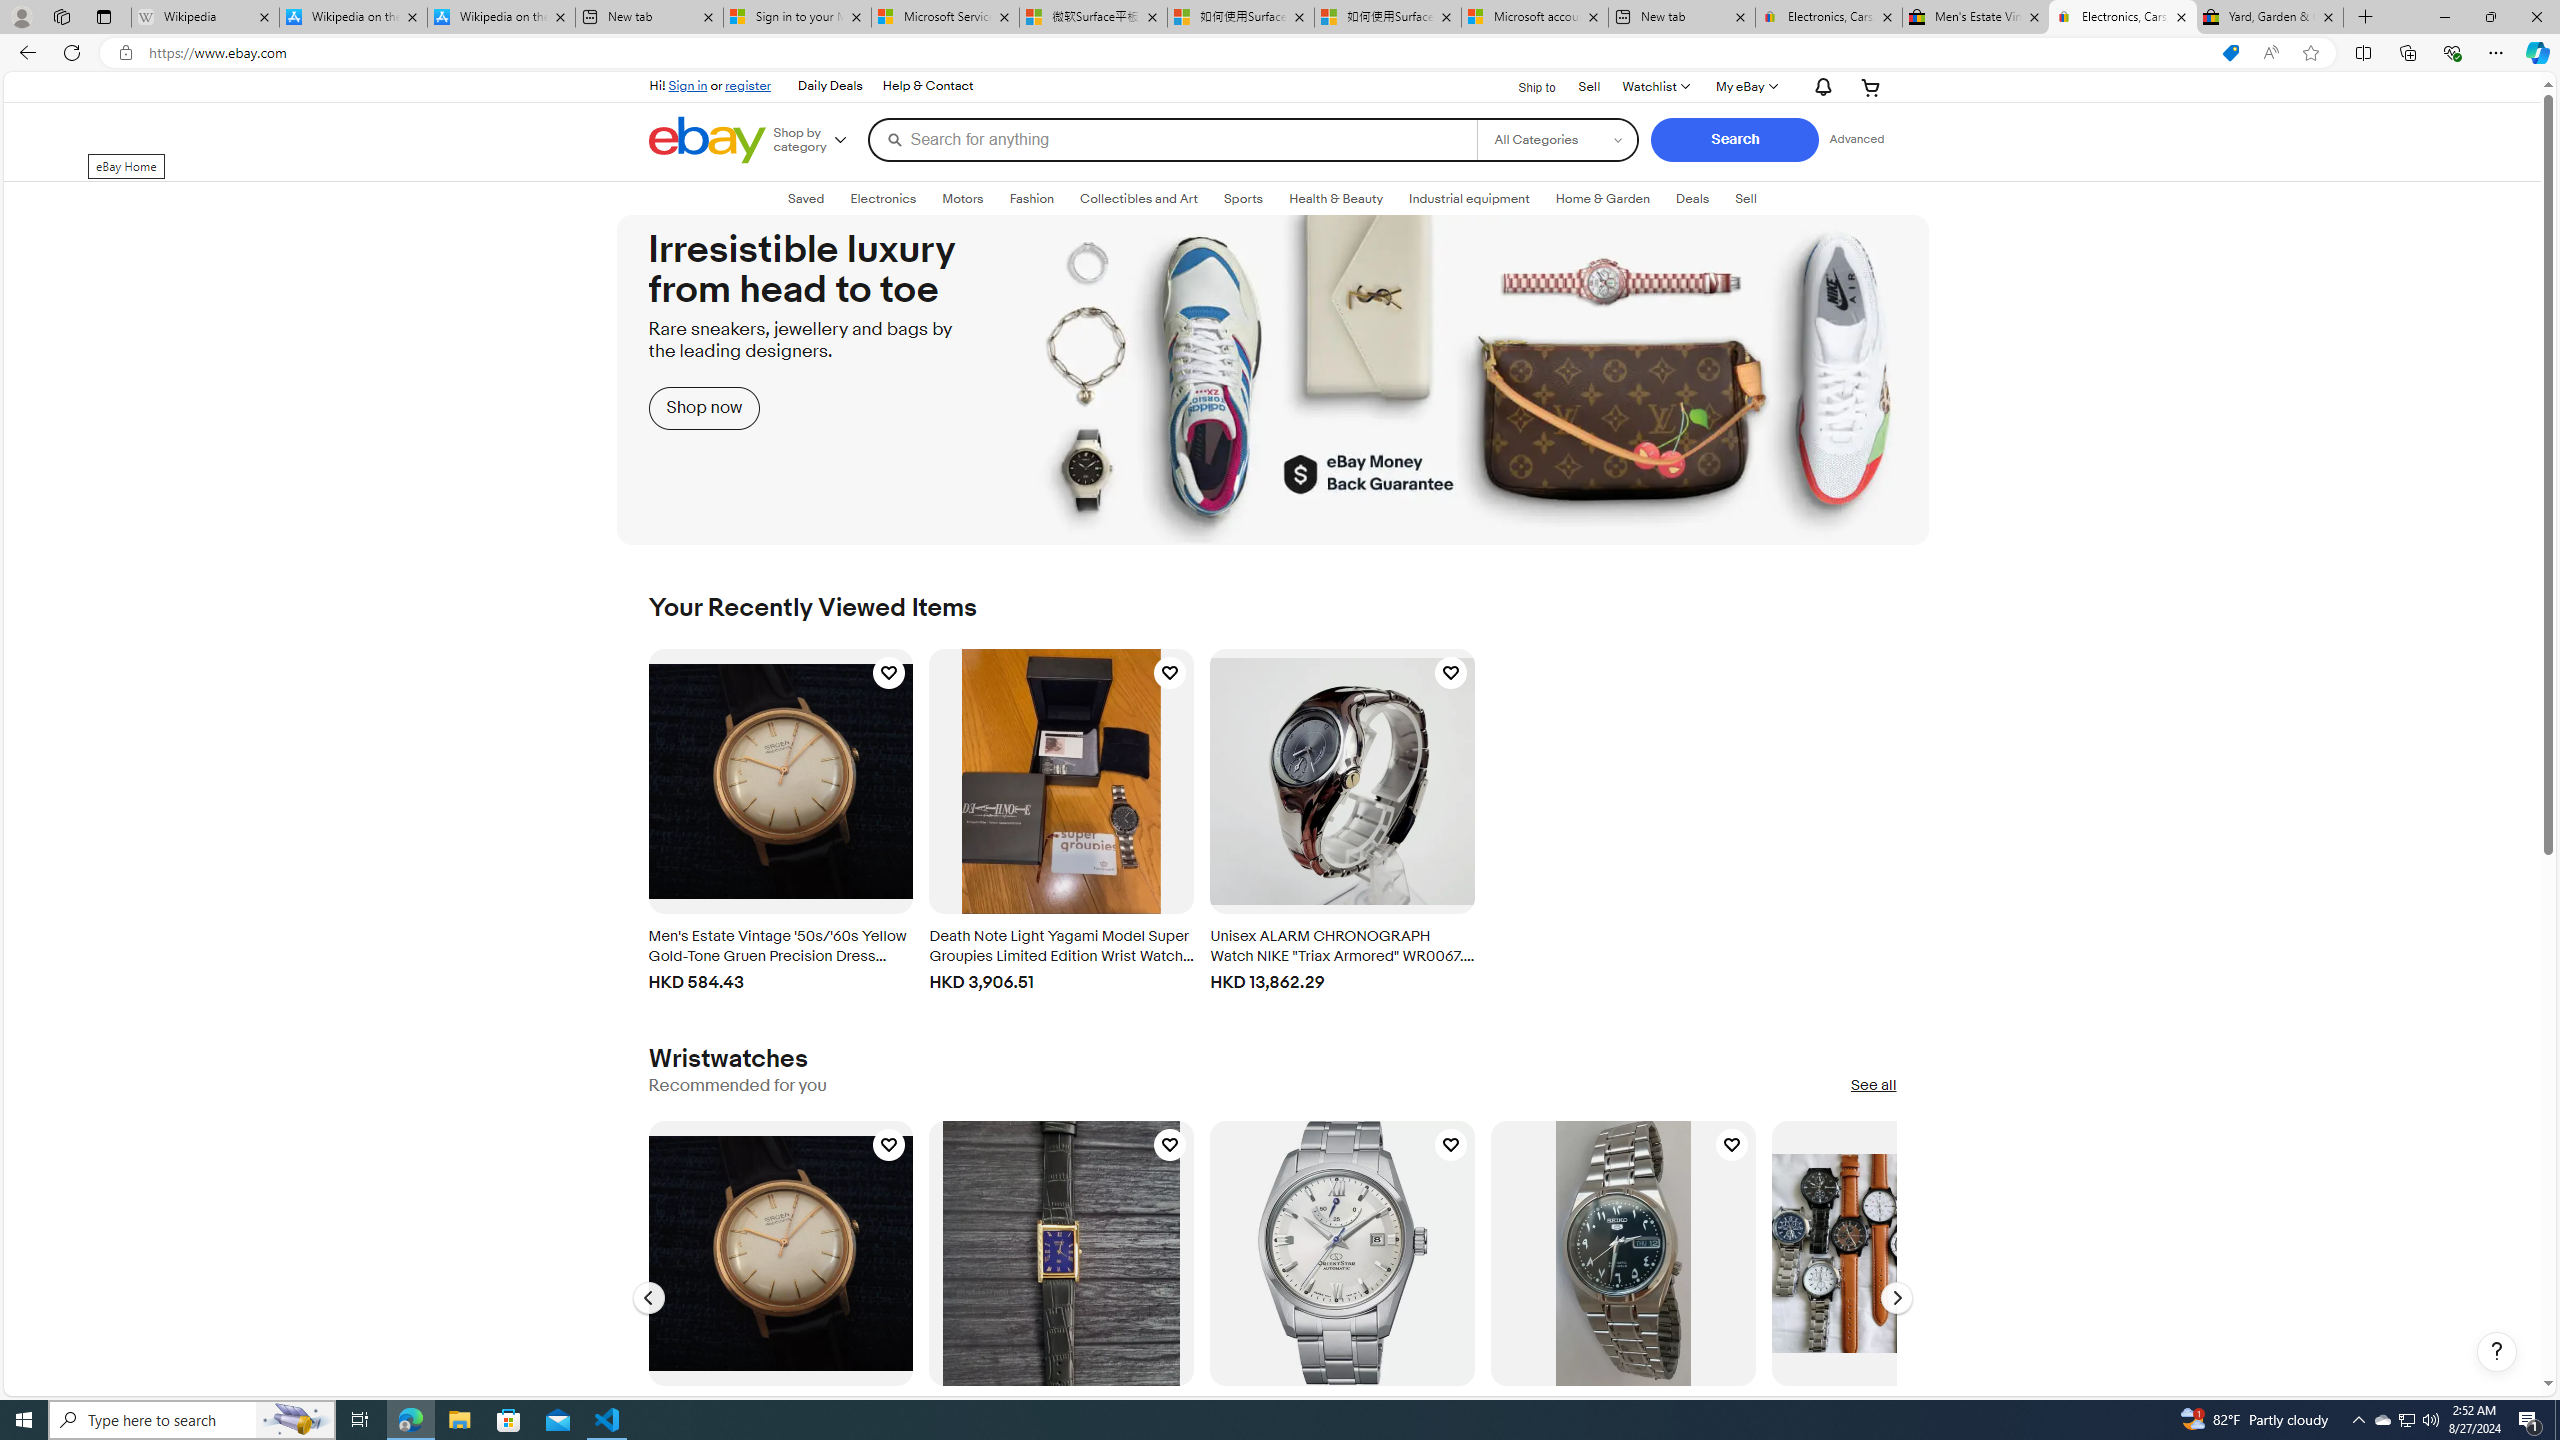 This screenshot has height=1440, width=2560. I want to click on 'ElectronicsExpand: Electronics', so click(882, 198).